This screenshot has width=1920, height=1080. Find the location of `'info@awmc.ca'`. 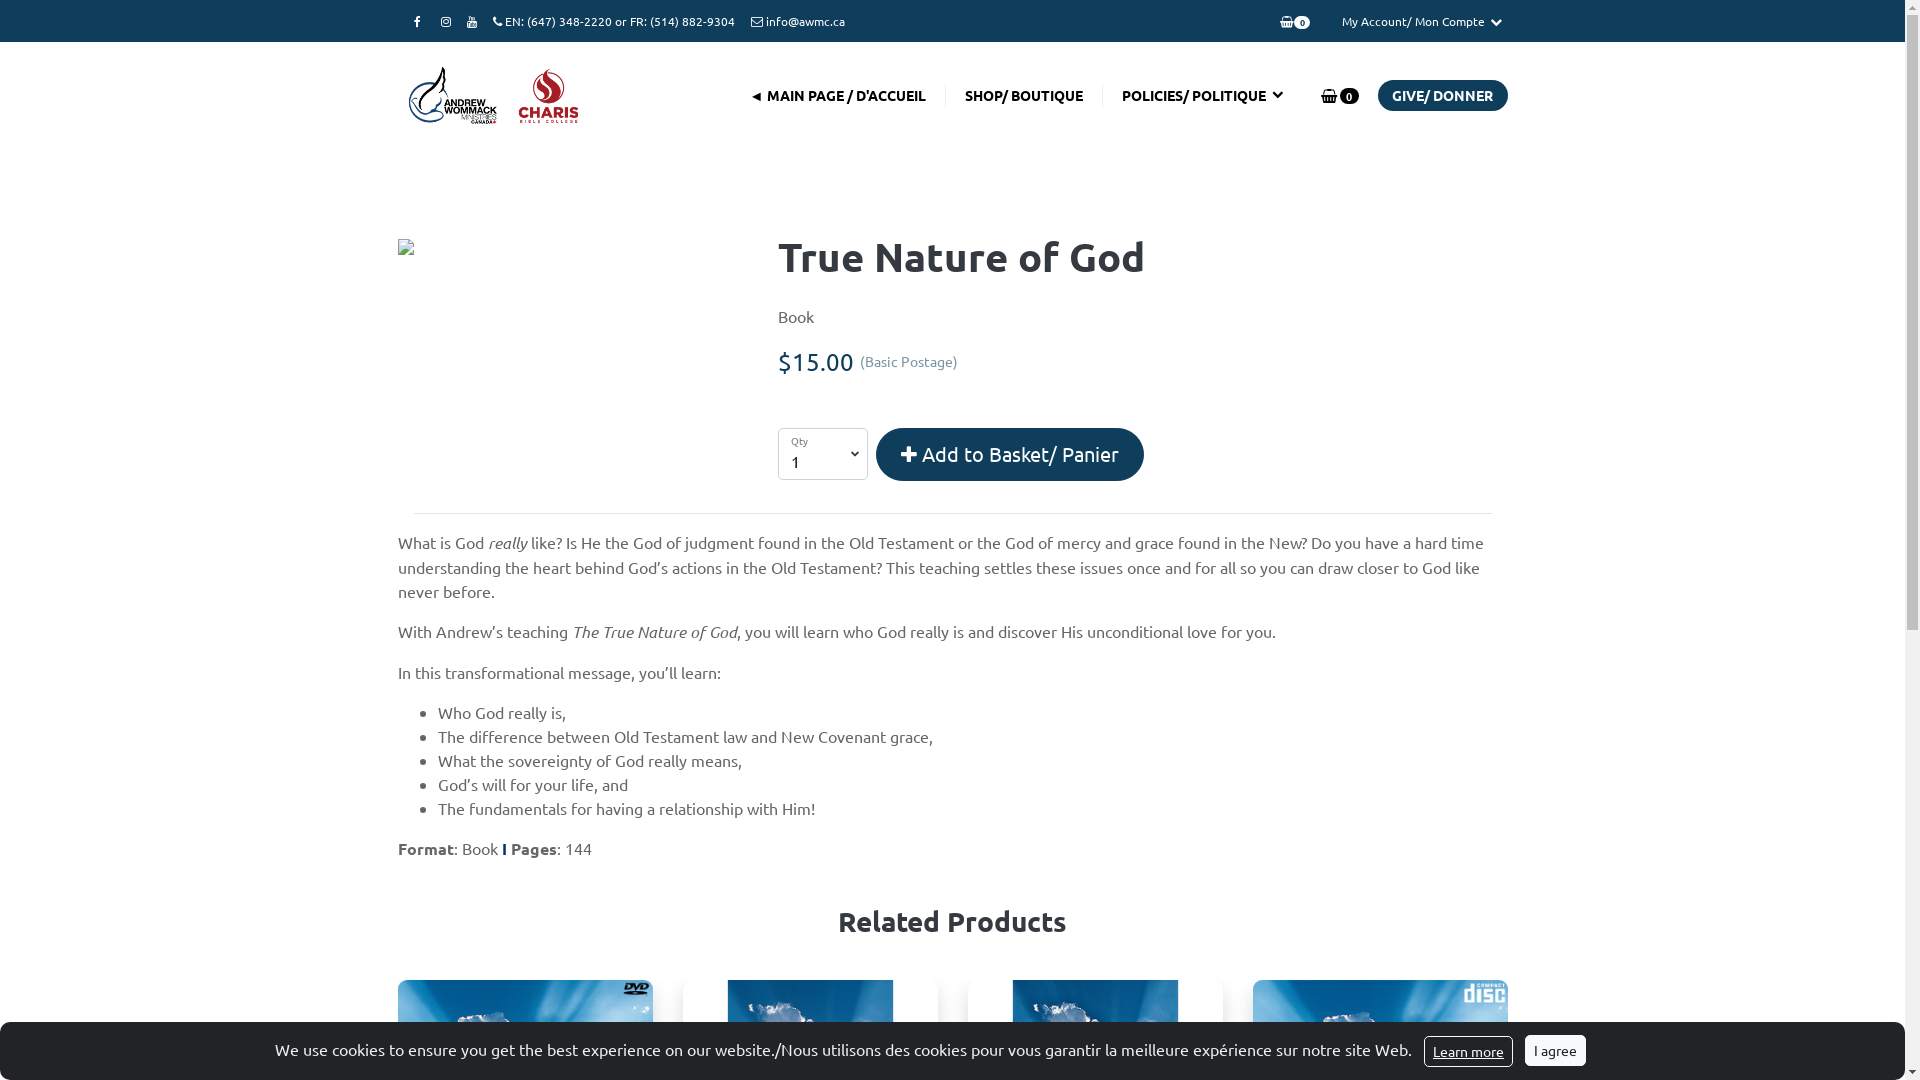

'info@awmc.ca' is located at coordinates (796, 20).